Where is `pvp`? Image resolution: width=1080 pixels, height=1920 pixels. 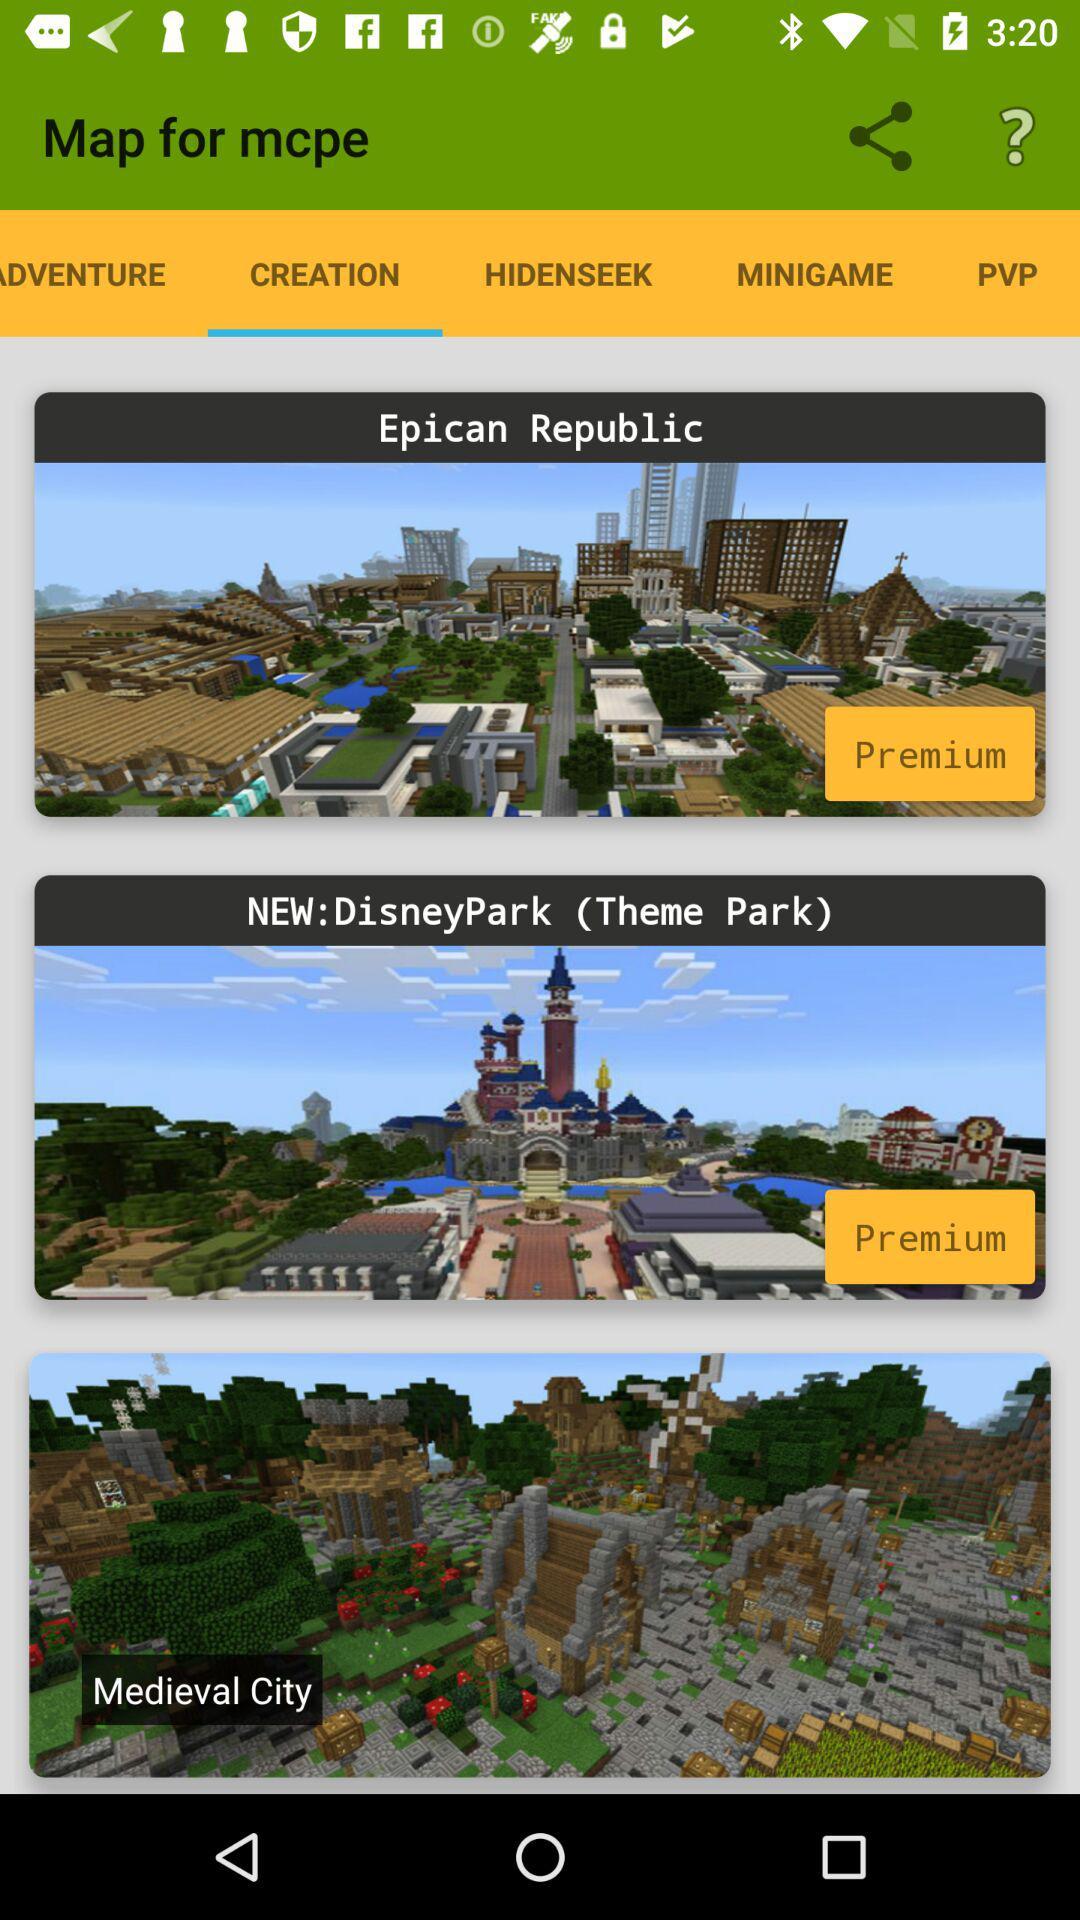 pvp is located at coordinates (1007, 272).